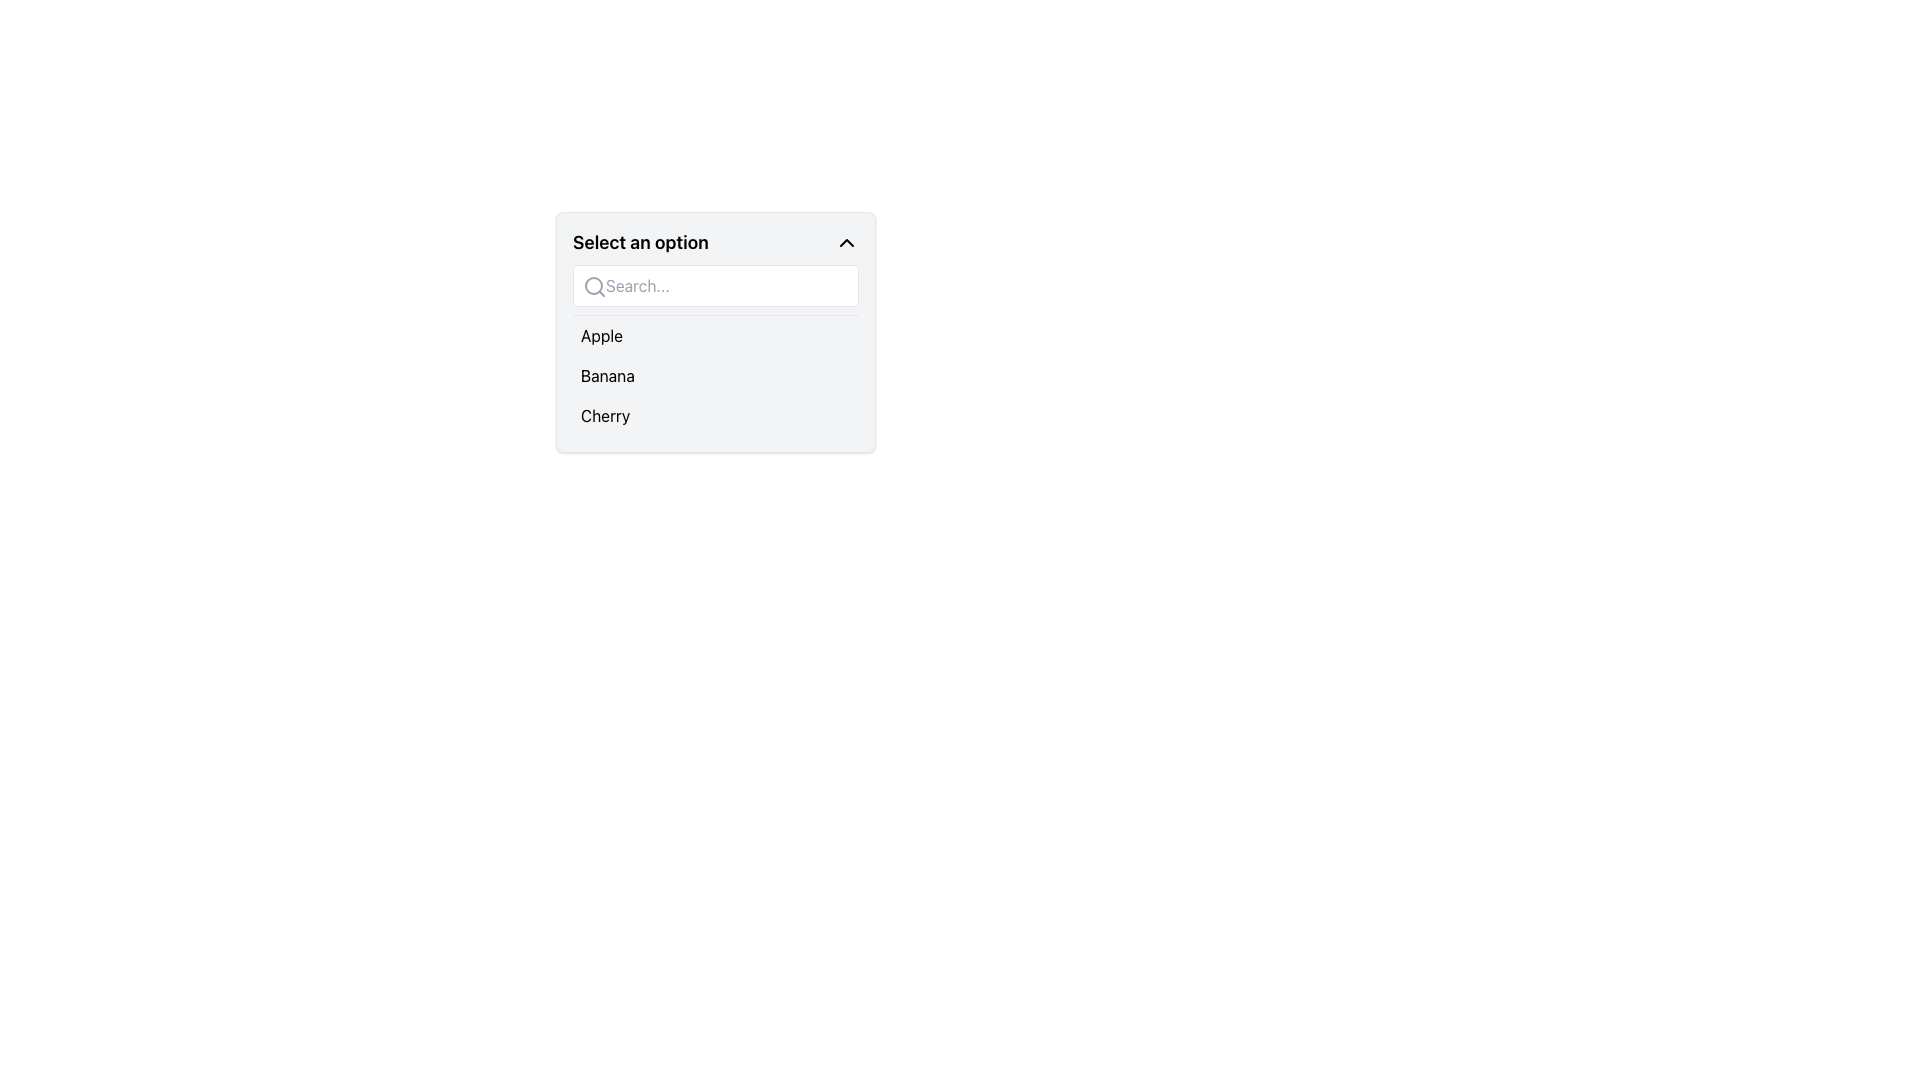 The width and height of the screenshot is (1920, 1080). What do you see at coordinates (600, 334) in the screenshot?
I see `the text label displaying 'Apple'` at bounding box center [600, 334].